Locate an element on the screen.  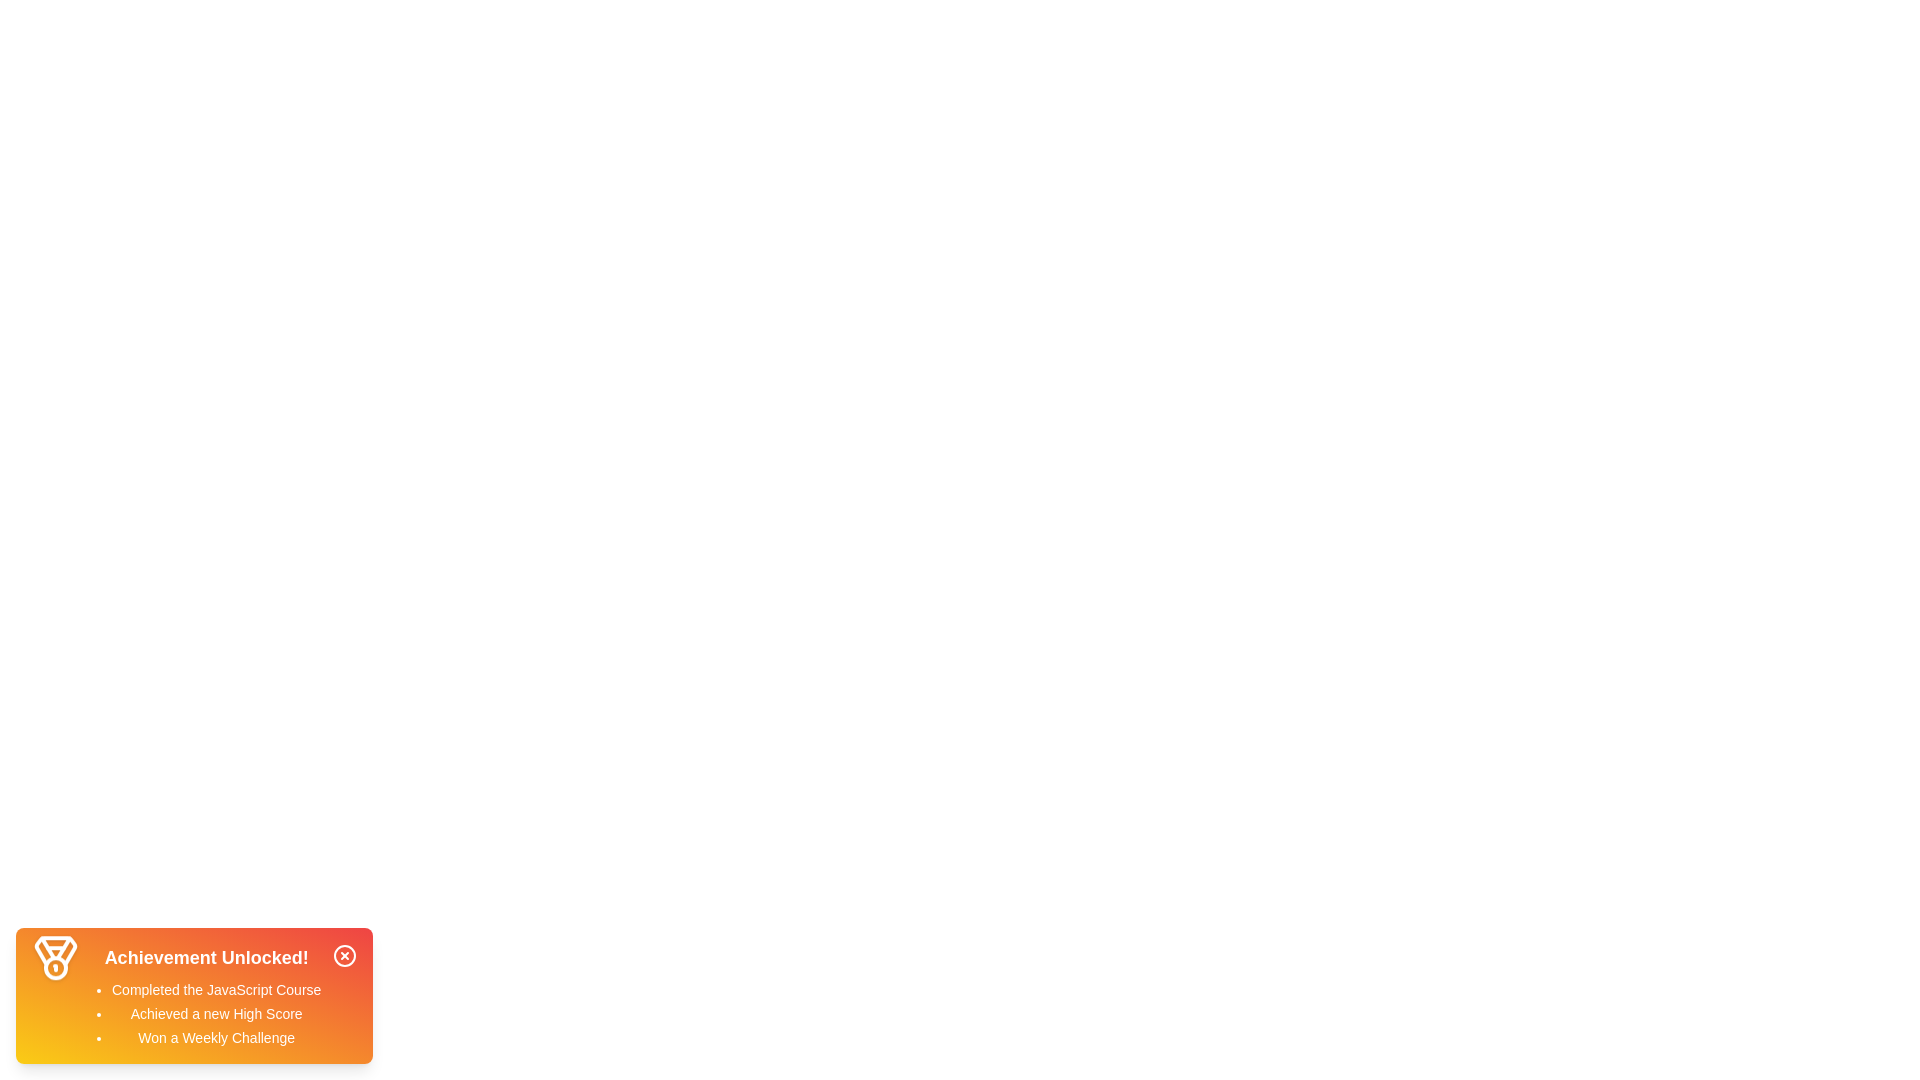
the close button of the snackbar to dismiss it is located at coordinates (345, 955).